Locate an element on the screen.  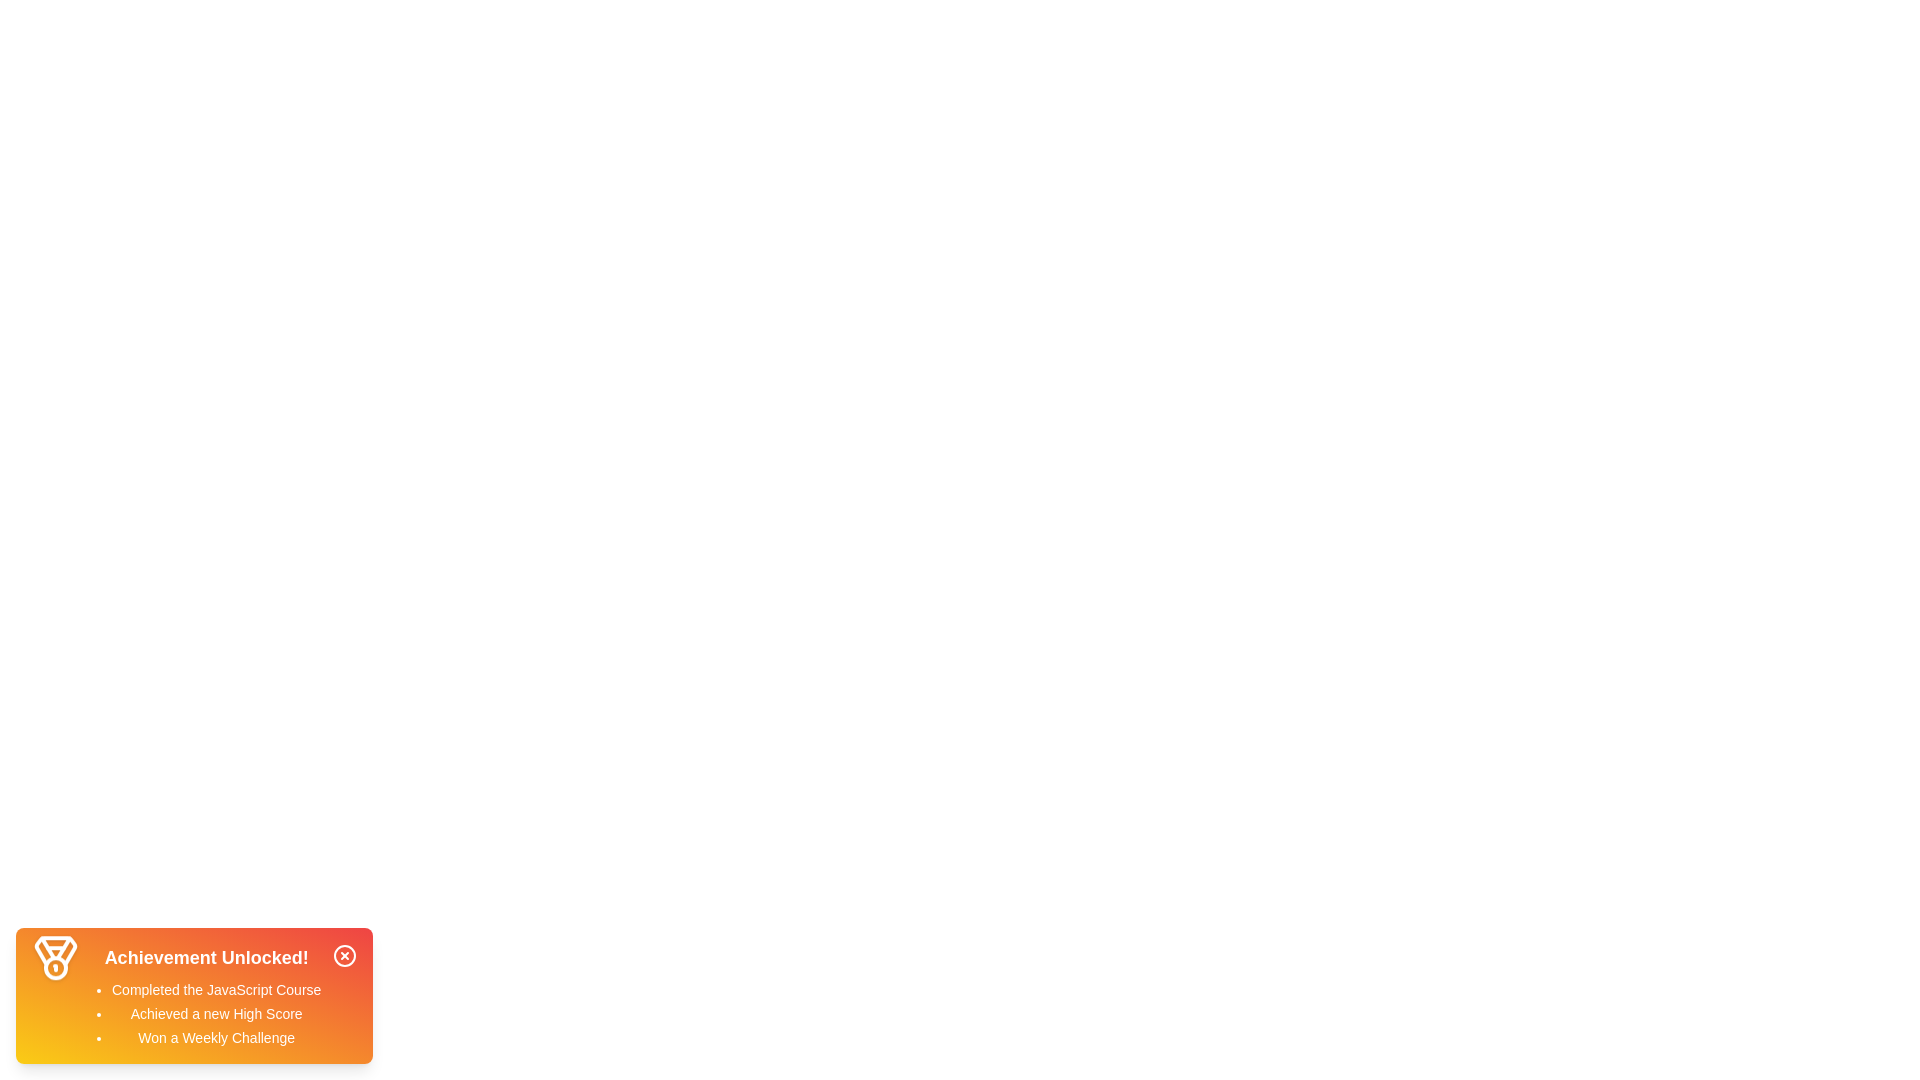
the close button of the snackbar to dismiss it is located at coordinates (345, 955).